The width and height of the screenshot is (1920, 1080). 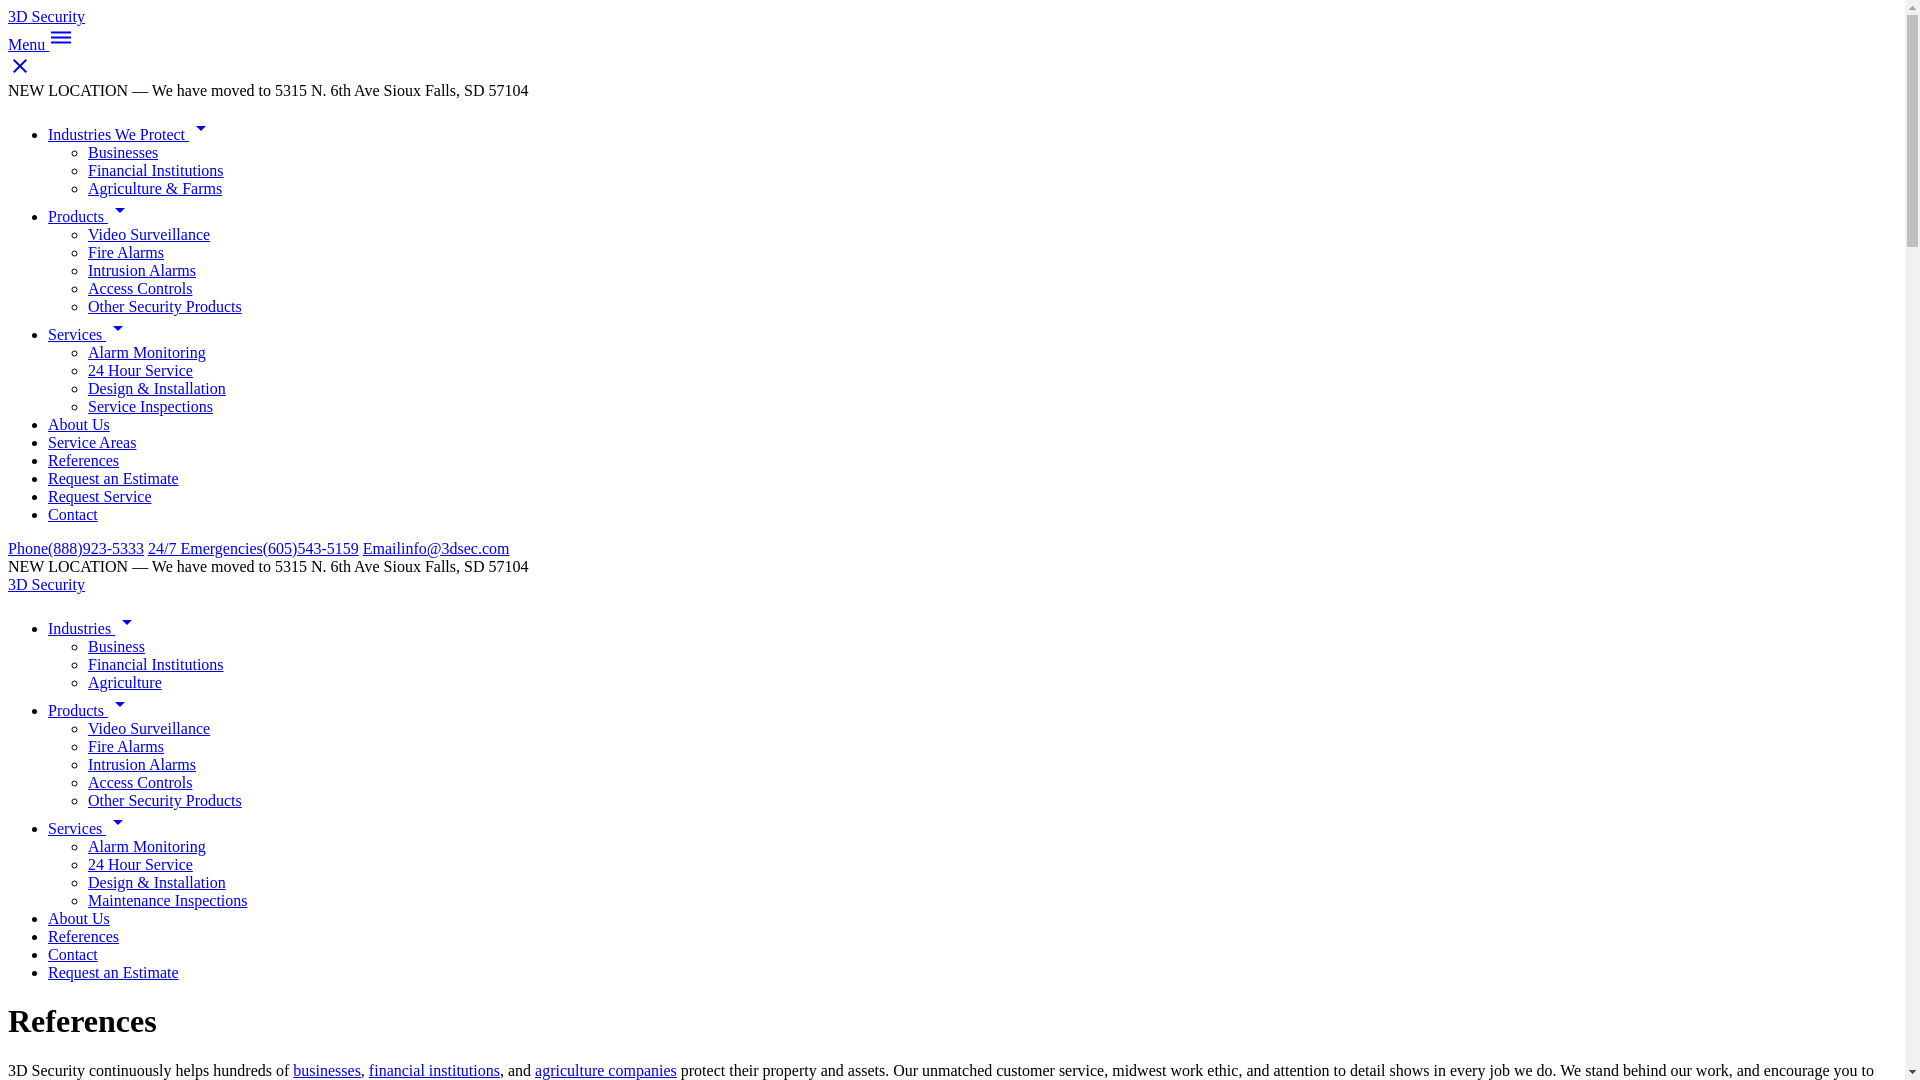 What do you see at coordinates (82, 460) in the screenshot?
I see `'References'` at bounding box center [82, 460].